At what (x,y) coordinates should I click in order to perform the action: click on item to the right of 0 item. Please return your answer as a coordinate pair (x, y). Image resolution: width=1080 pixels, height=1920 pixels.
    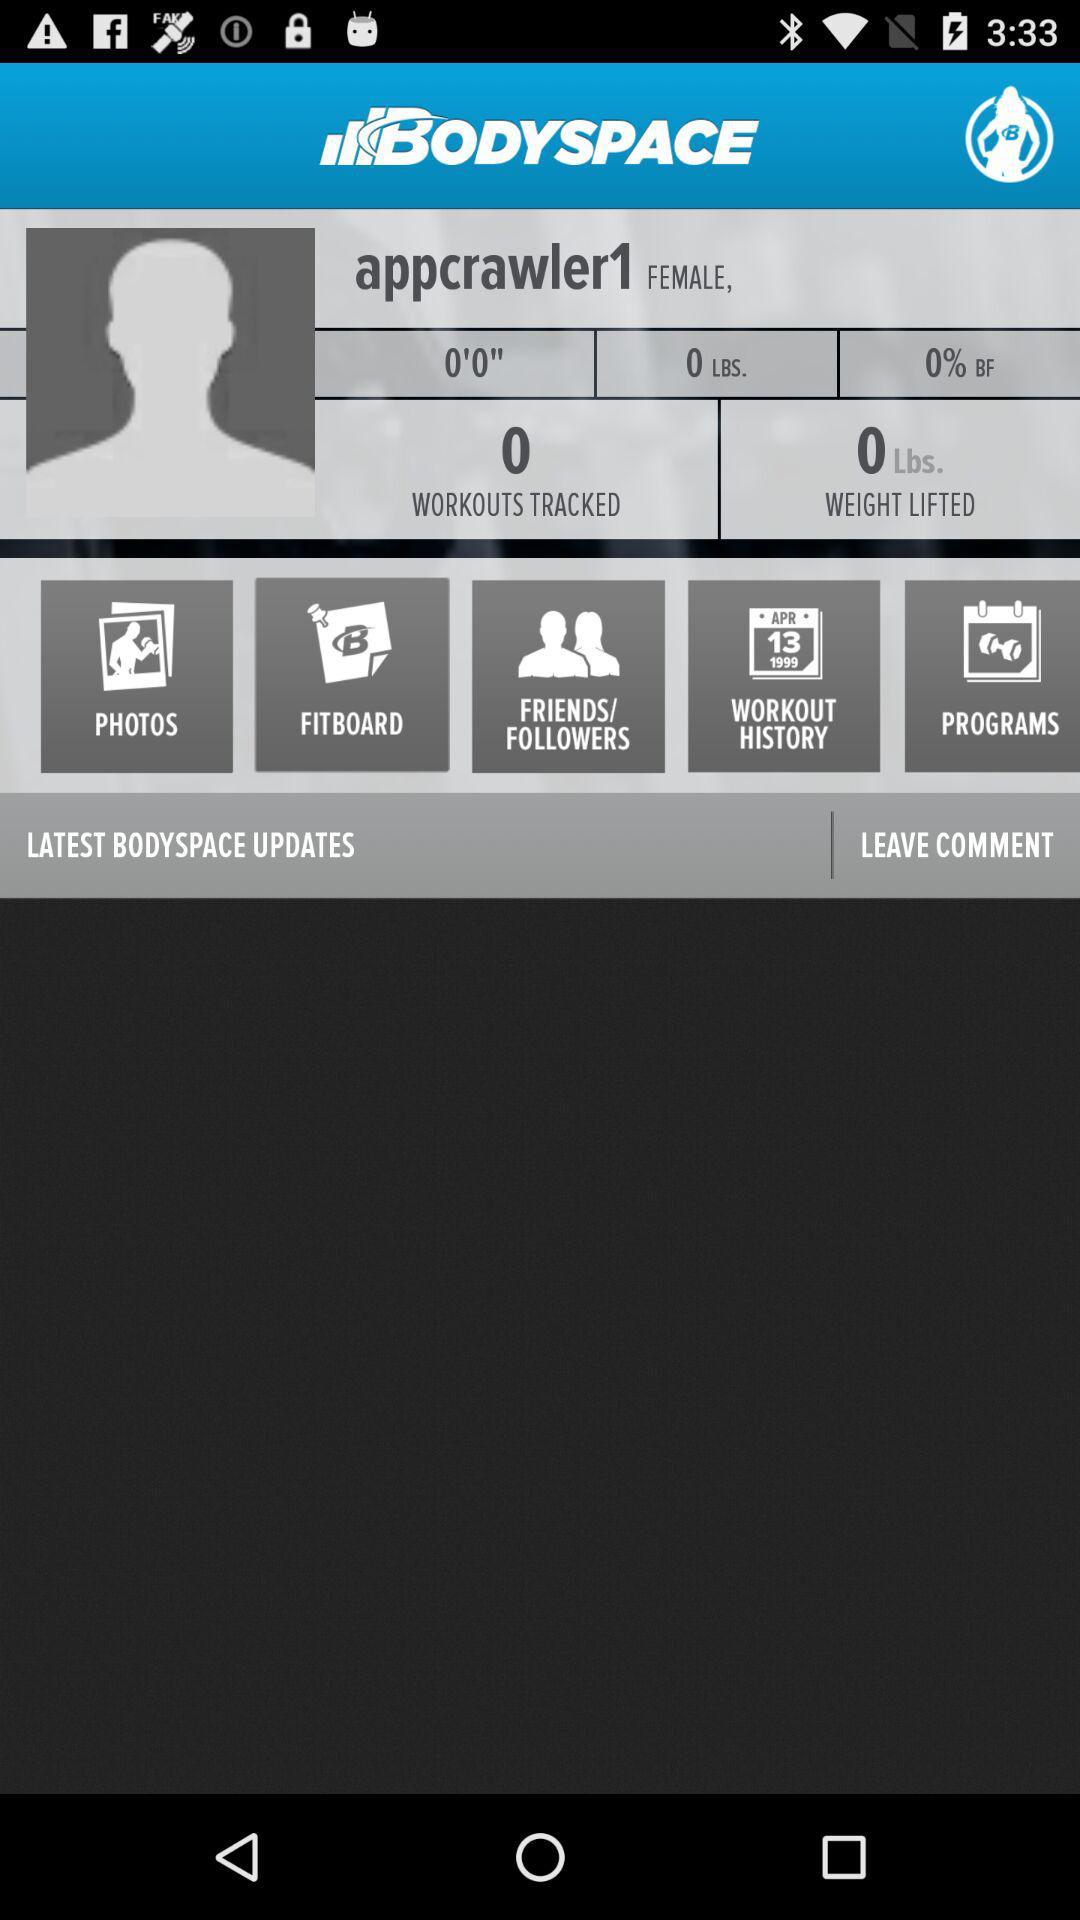
    Looking at the image, I should click on (900, 505).